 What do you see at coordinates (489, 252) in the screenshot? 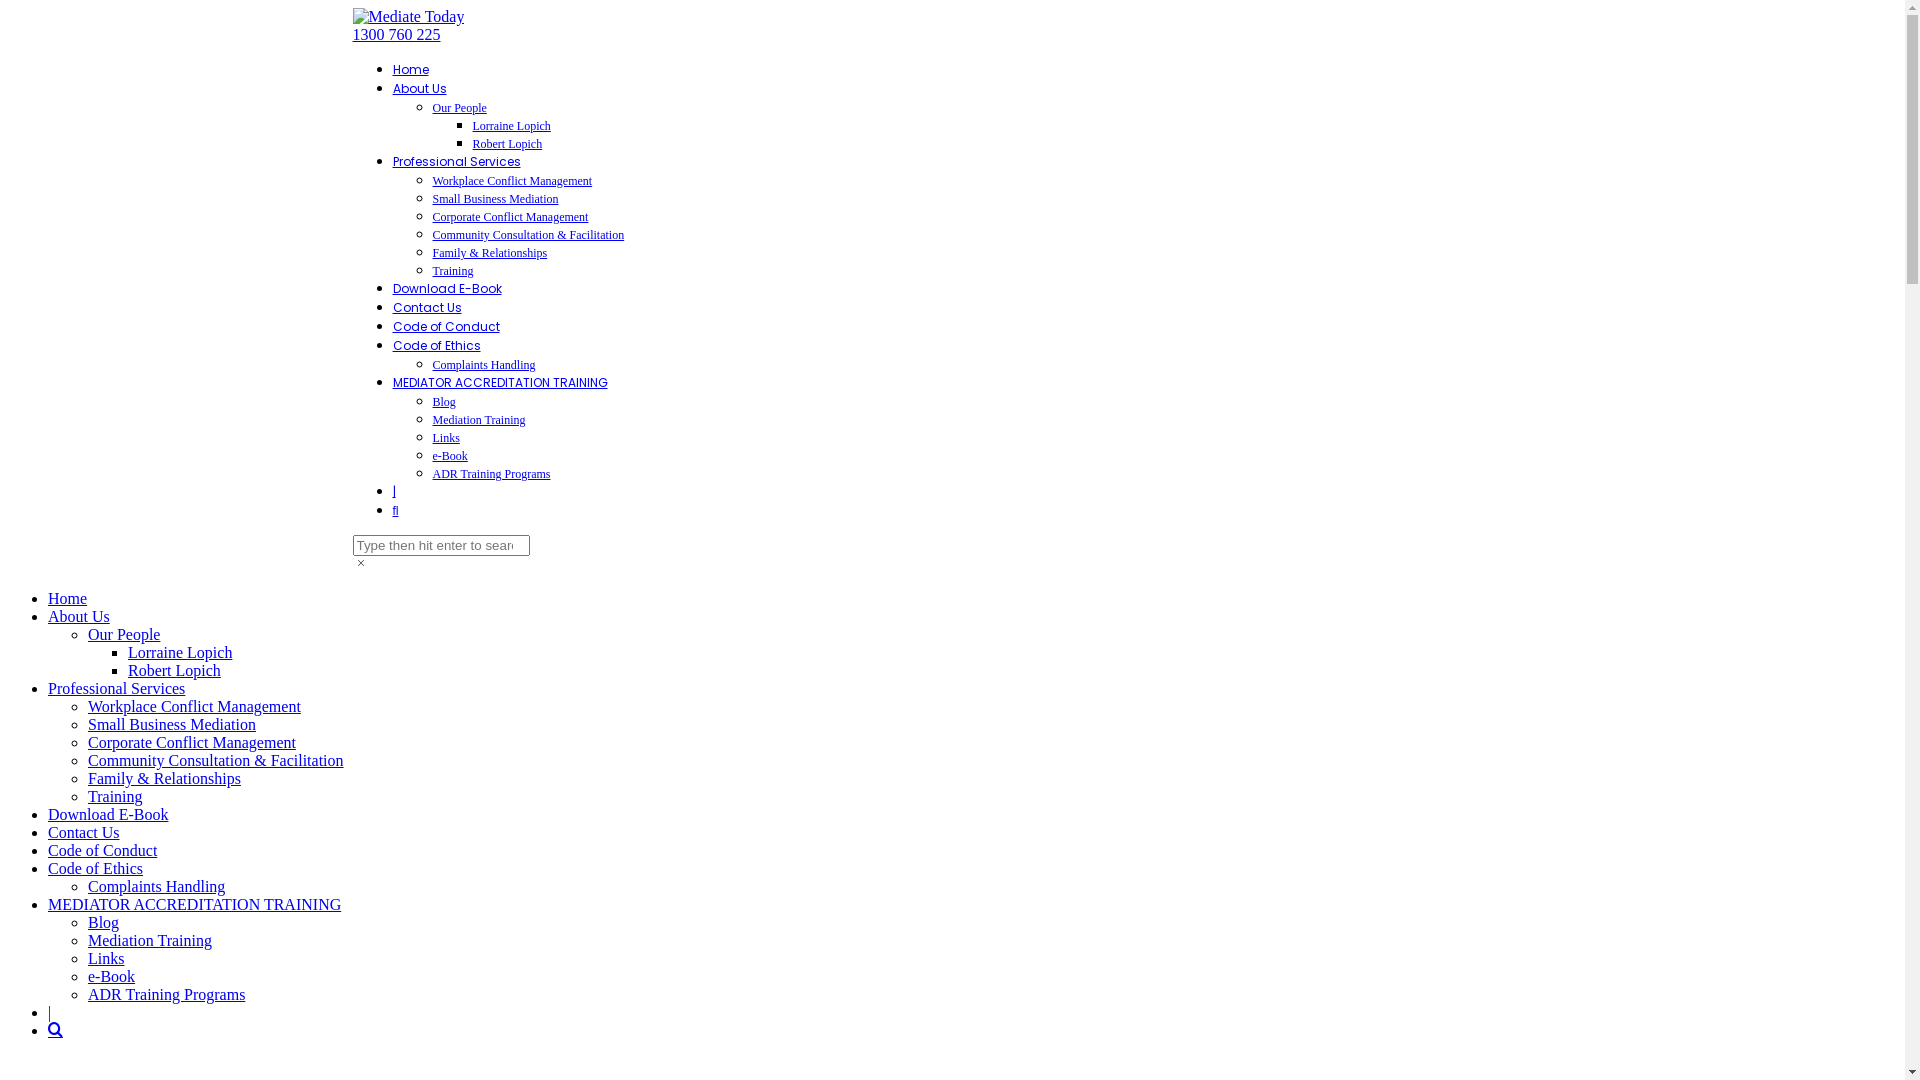
I see `'Family & Relationships'` at bounding box center [489, 252].